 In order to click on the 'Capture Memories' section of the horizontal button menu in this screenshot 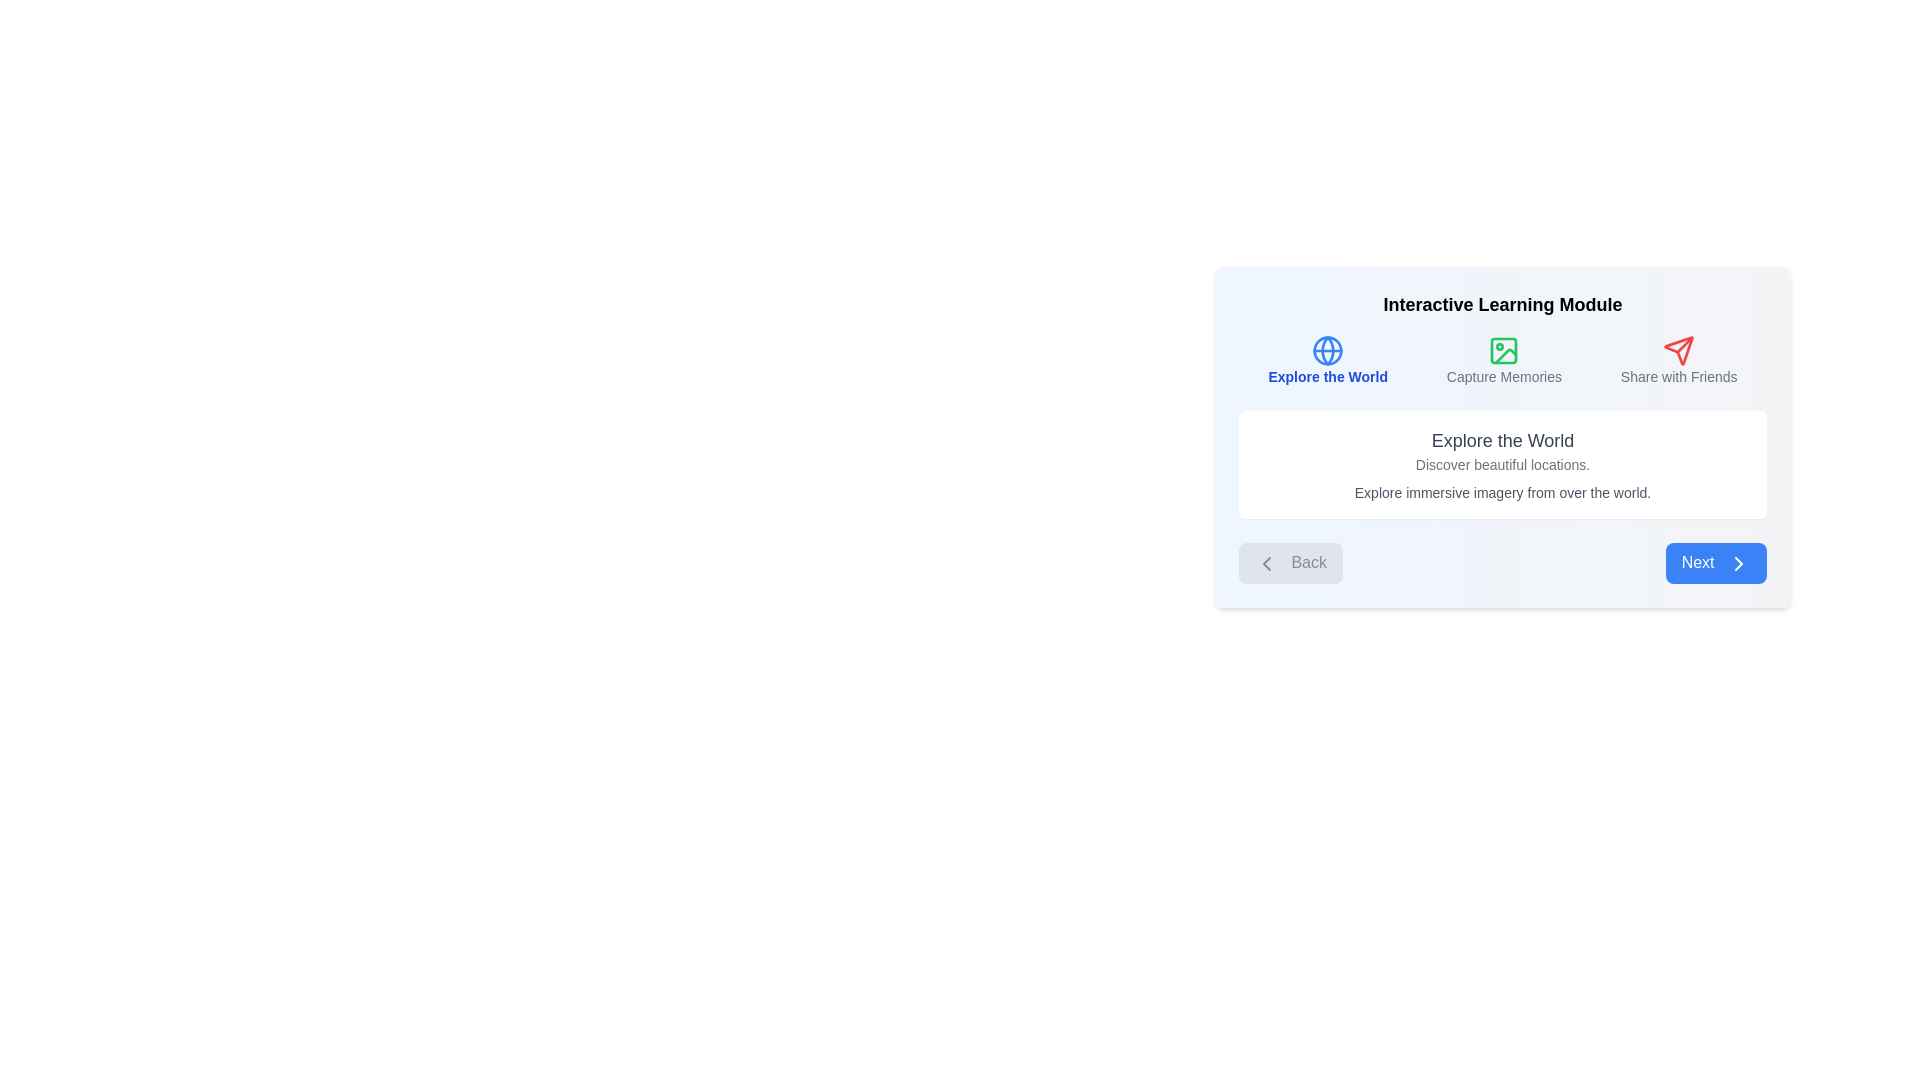, I will do `click(1502, 361)`.